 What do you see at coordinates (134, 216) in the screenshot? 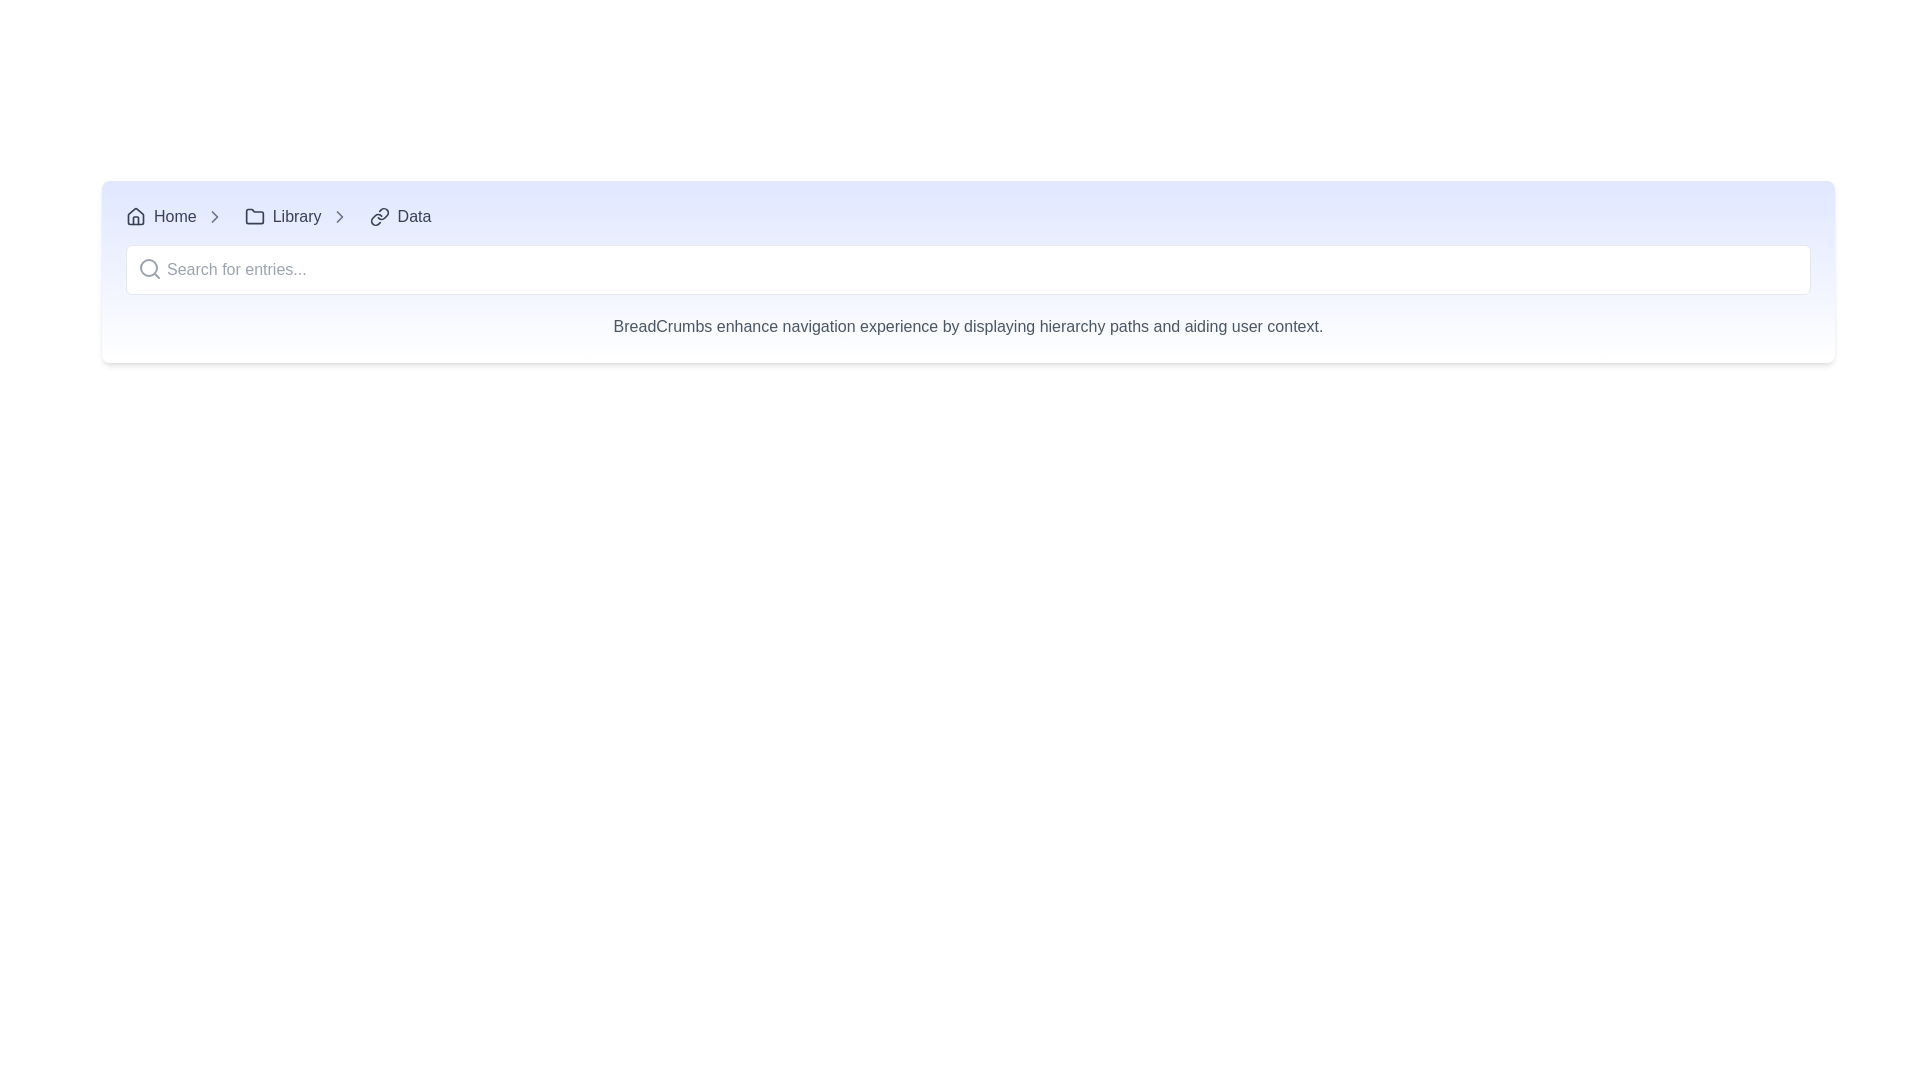
I see `the 'Home' navigation icon located at the far left of the breadcrumb navigation bar to trigger a tooltip or visual effect` at bounding box center [134, 216].